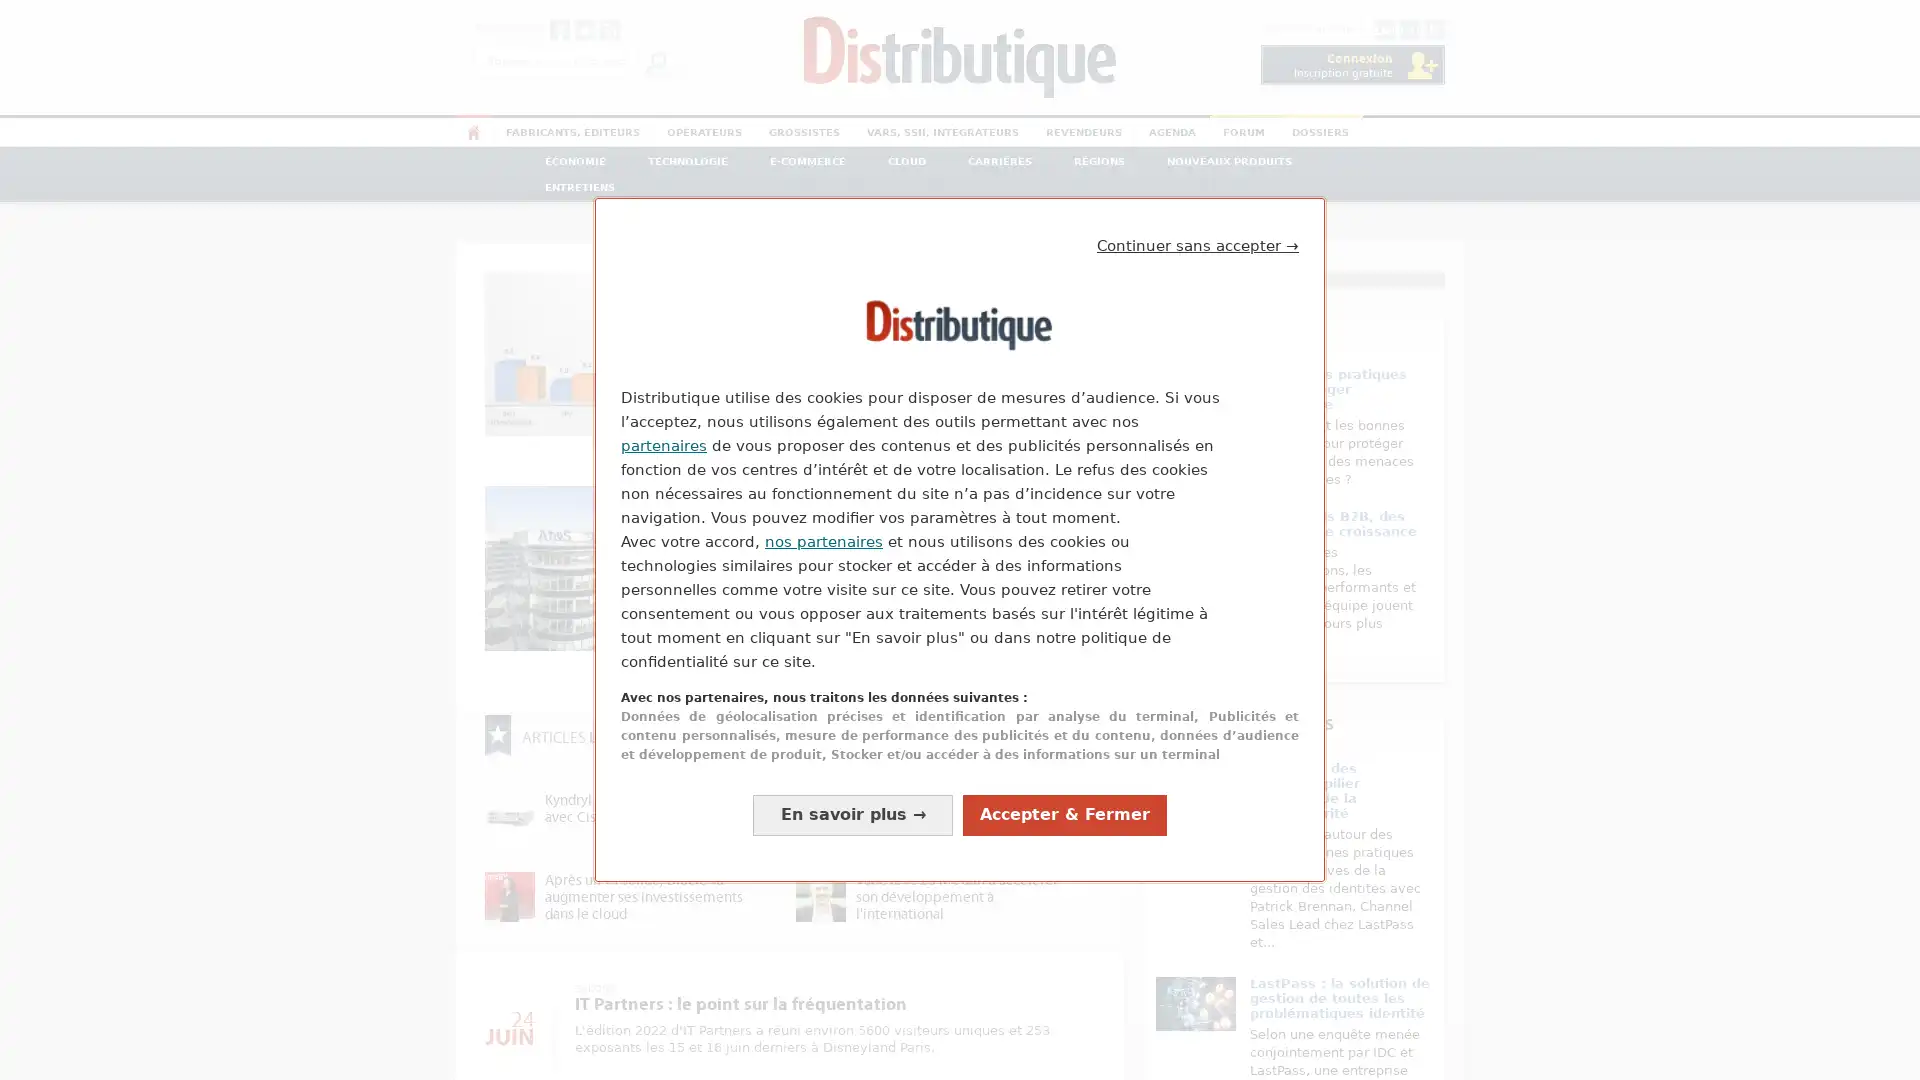 The image size is (1920, 1080). What do you see at coordinates (853, 814) in the screenshot?
I see `Configurer vos consentements` at bounding box center [853, 814].